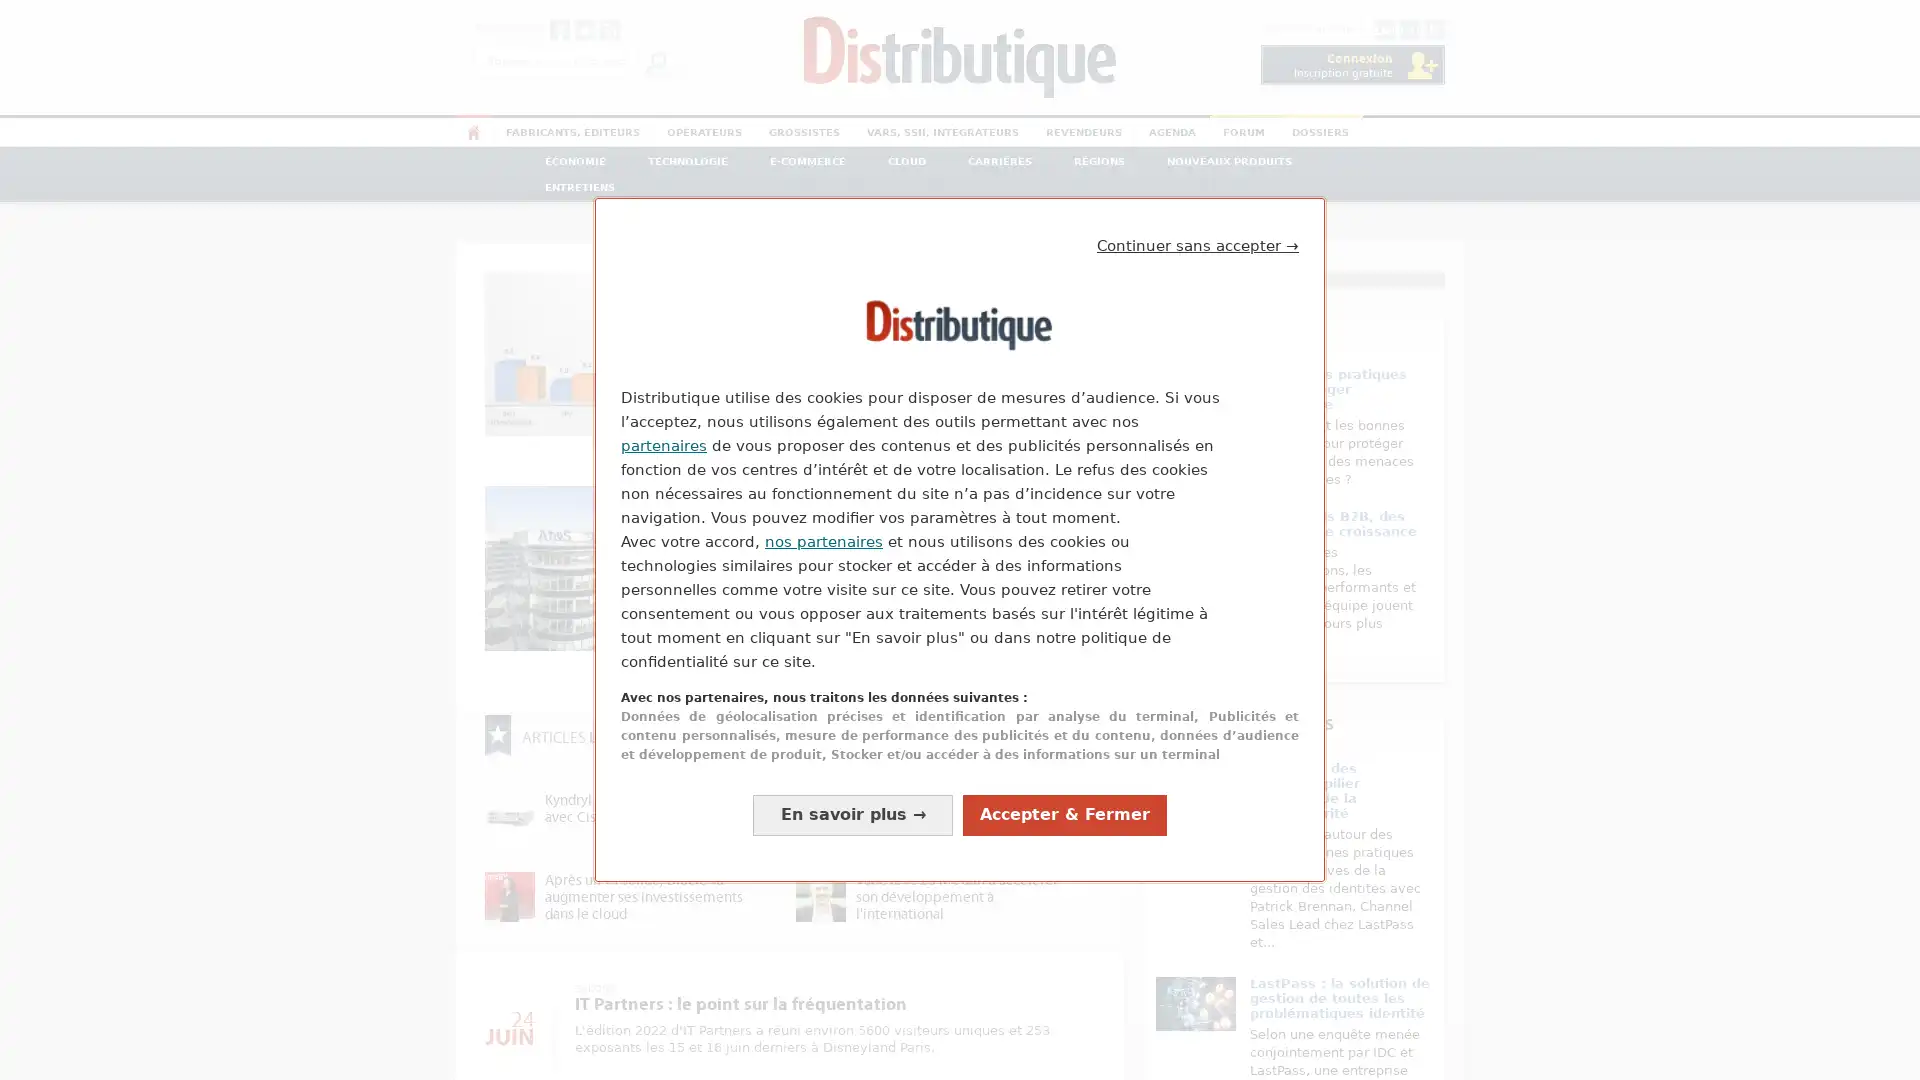 The image size is (1920, 1080). What do you see at coordinates (853, 814) in the screenshot?
I see `Configurer vos consentements` at bounding box center [853, 814].